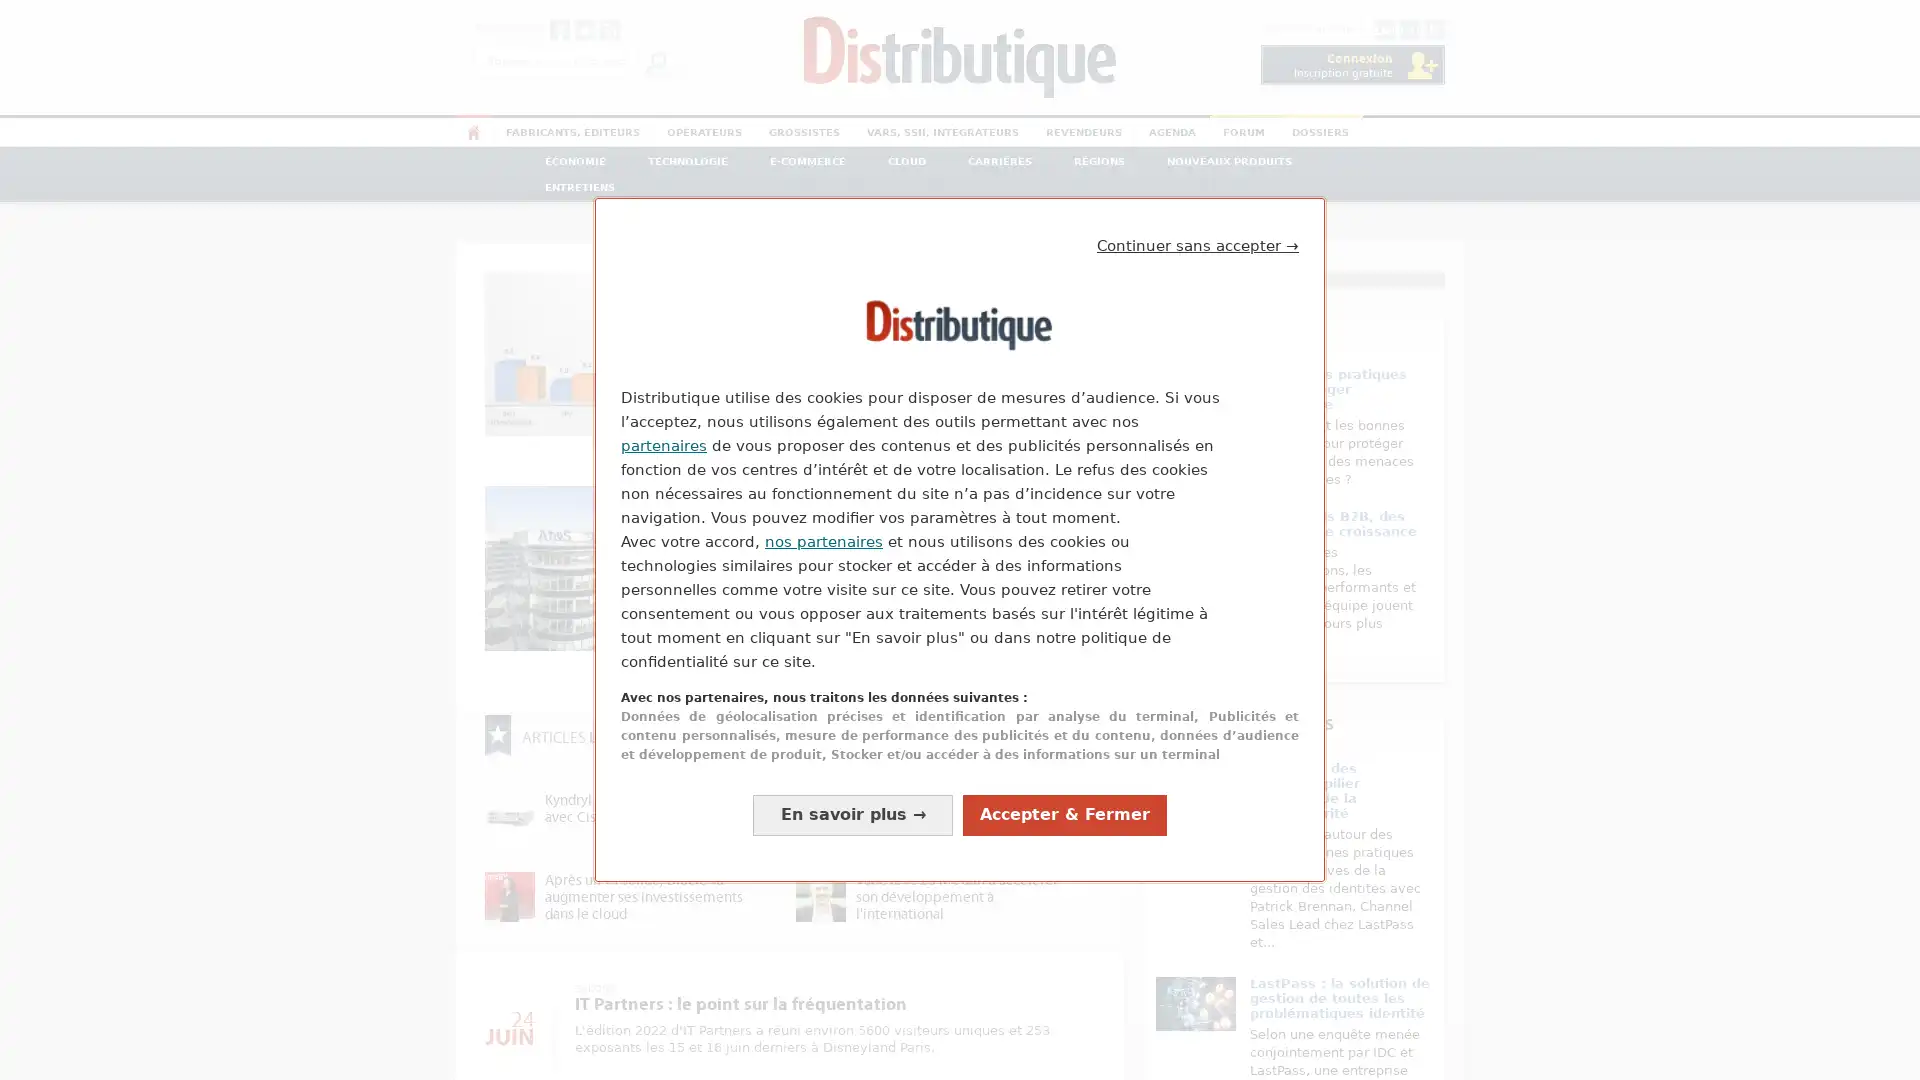 The image size is (1920, 1080). What do you see at coordinates (853, 814) in the screenshot?
I see `Configurer vos consentements` at bounding box center [853, 814].